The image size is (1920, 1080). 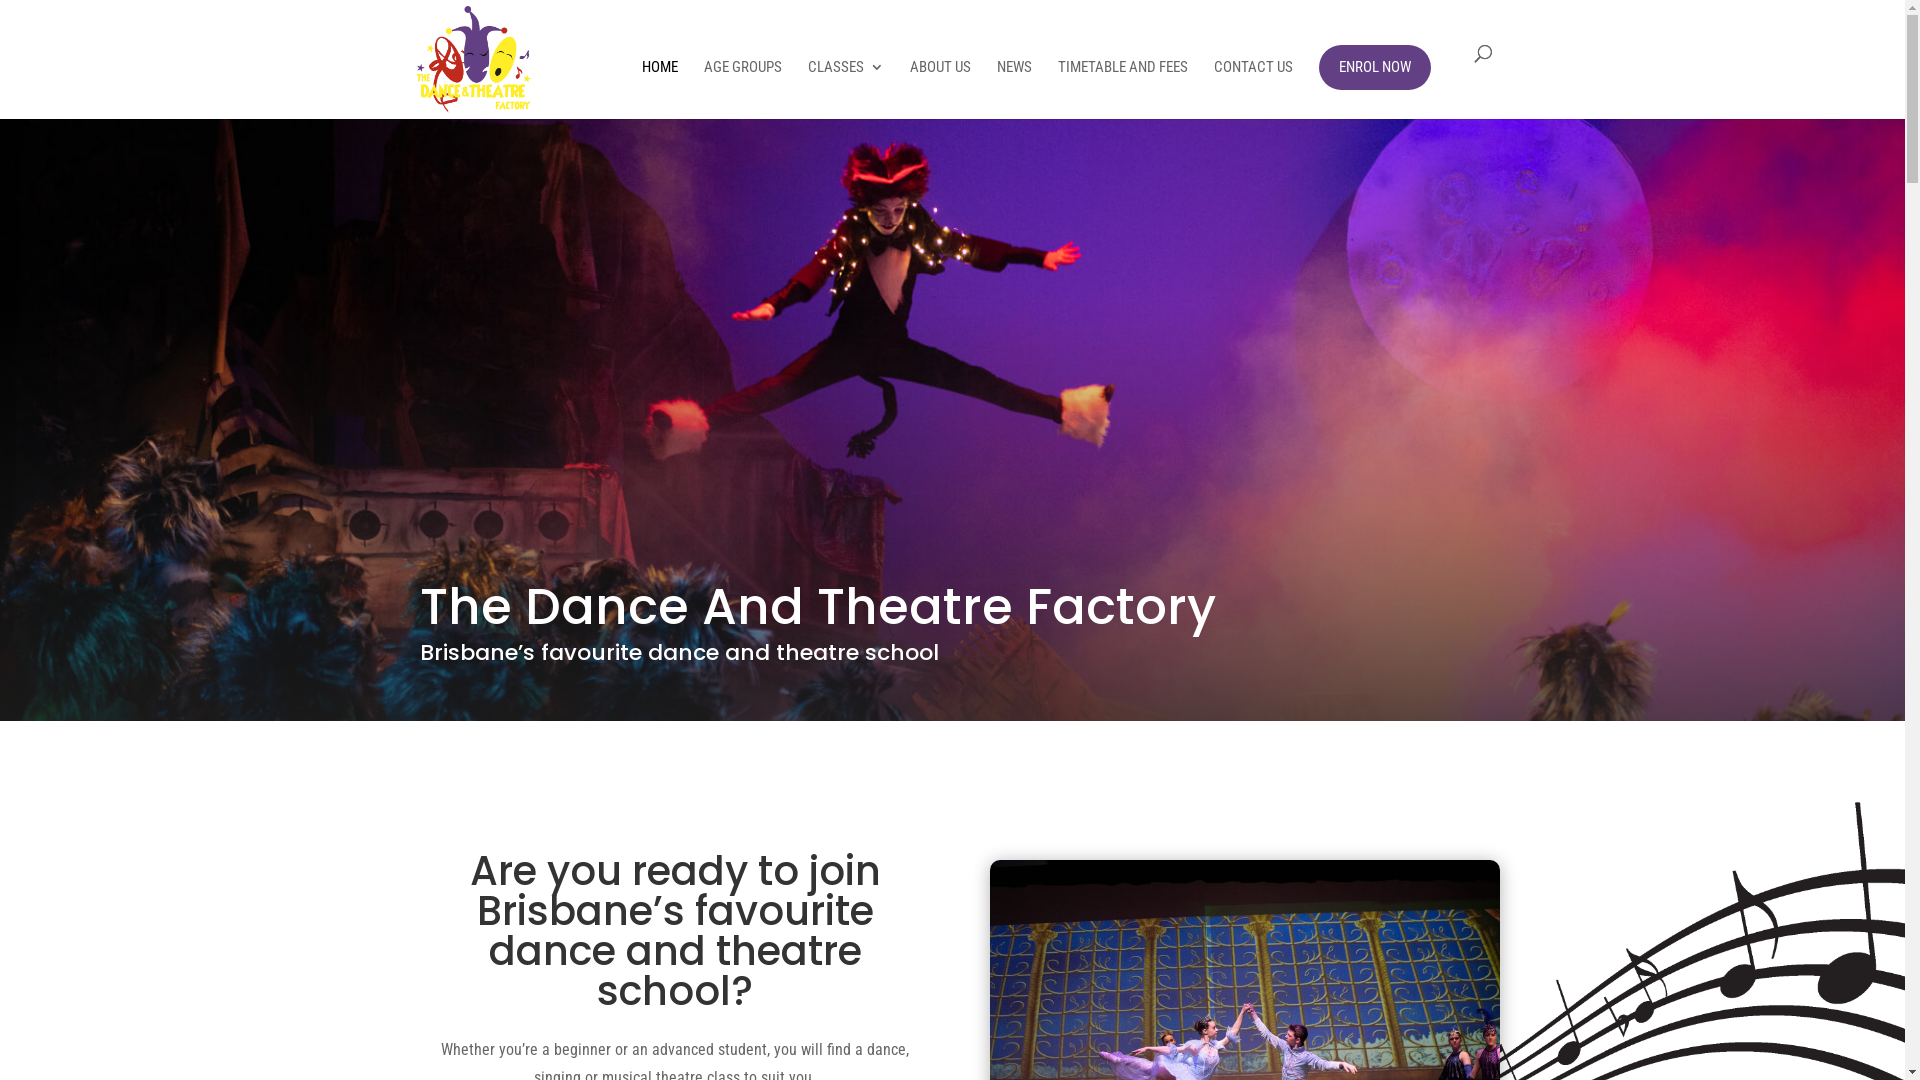 What do you see at coordinates (660, 88) in the screenshot?
I see `'HOME'` at bounding box center [660, 88].